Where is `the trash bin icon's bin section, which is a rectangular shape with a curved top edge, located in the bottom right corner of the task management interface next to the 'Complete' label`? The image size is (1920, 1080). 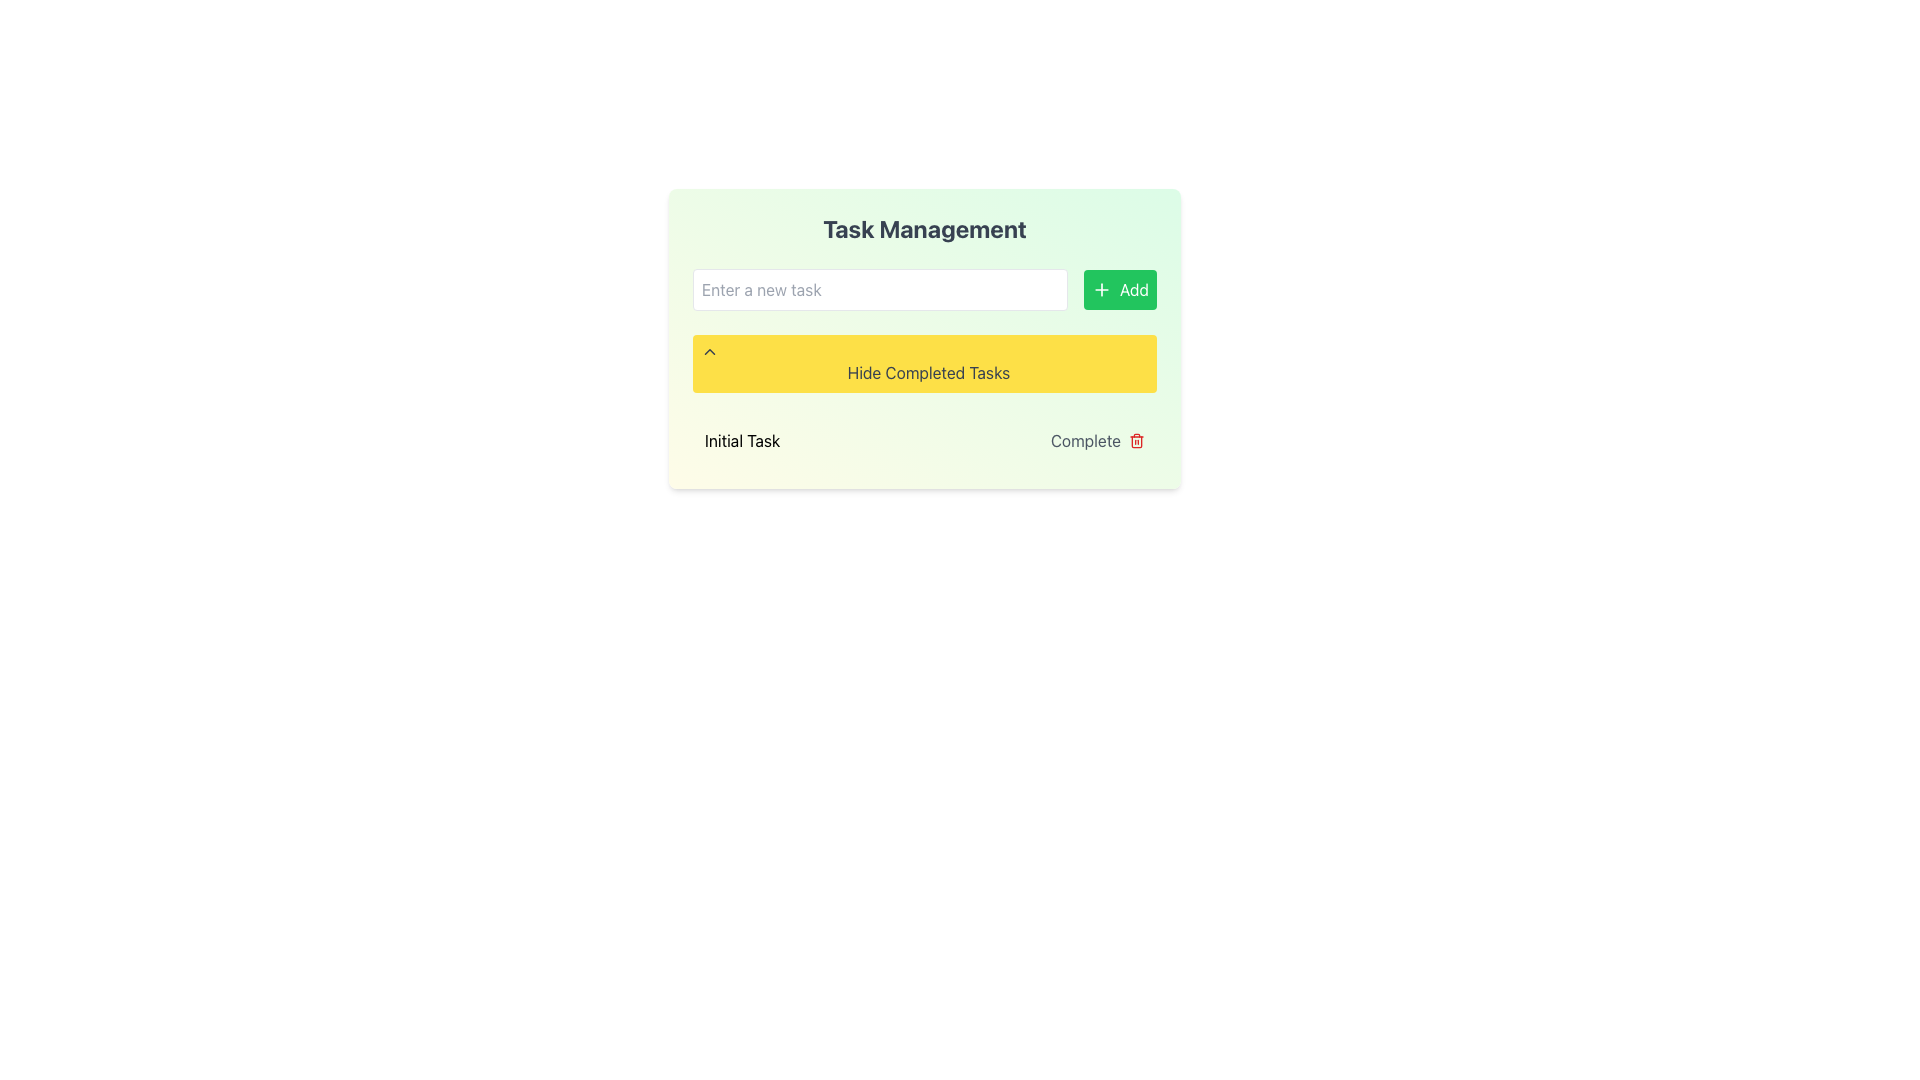
the trash bin icon's bin section, which is a rectangular shape with a curved top edge, located in the bottom right corner of the task management interface next to the 'Complete' label is located at coordinates (1137, 441).